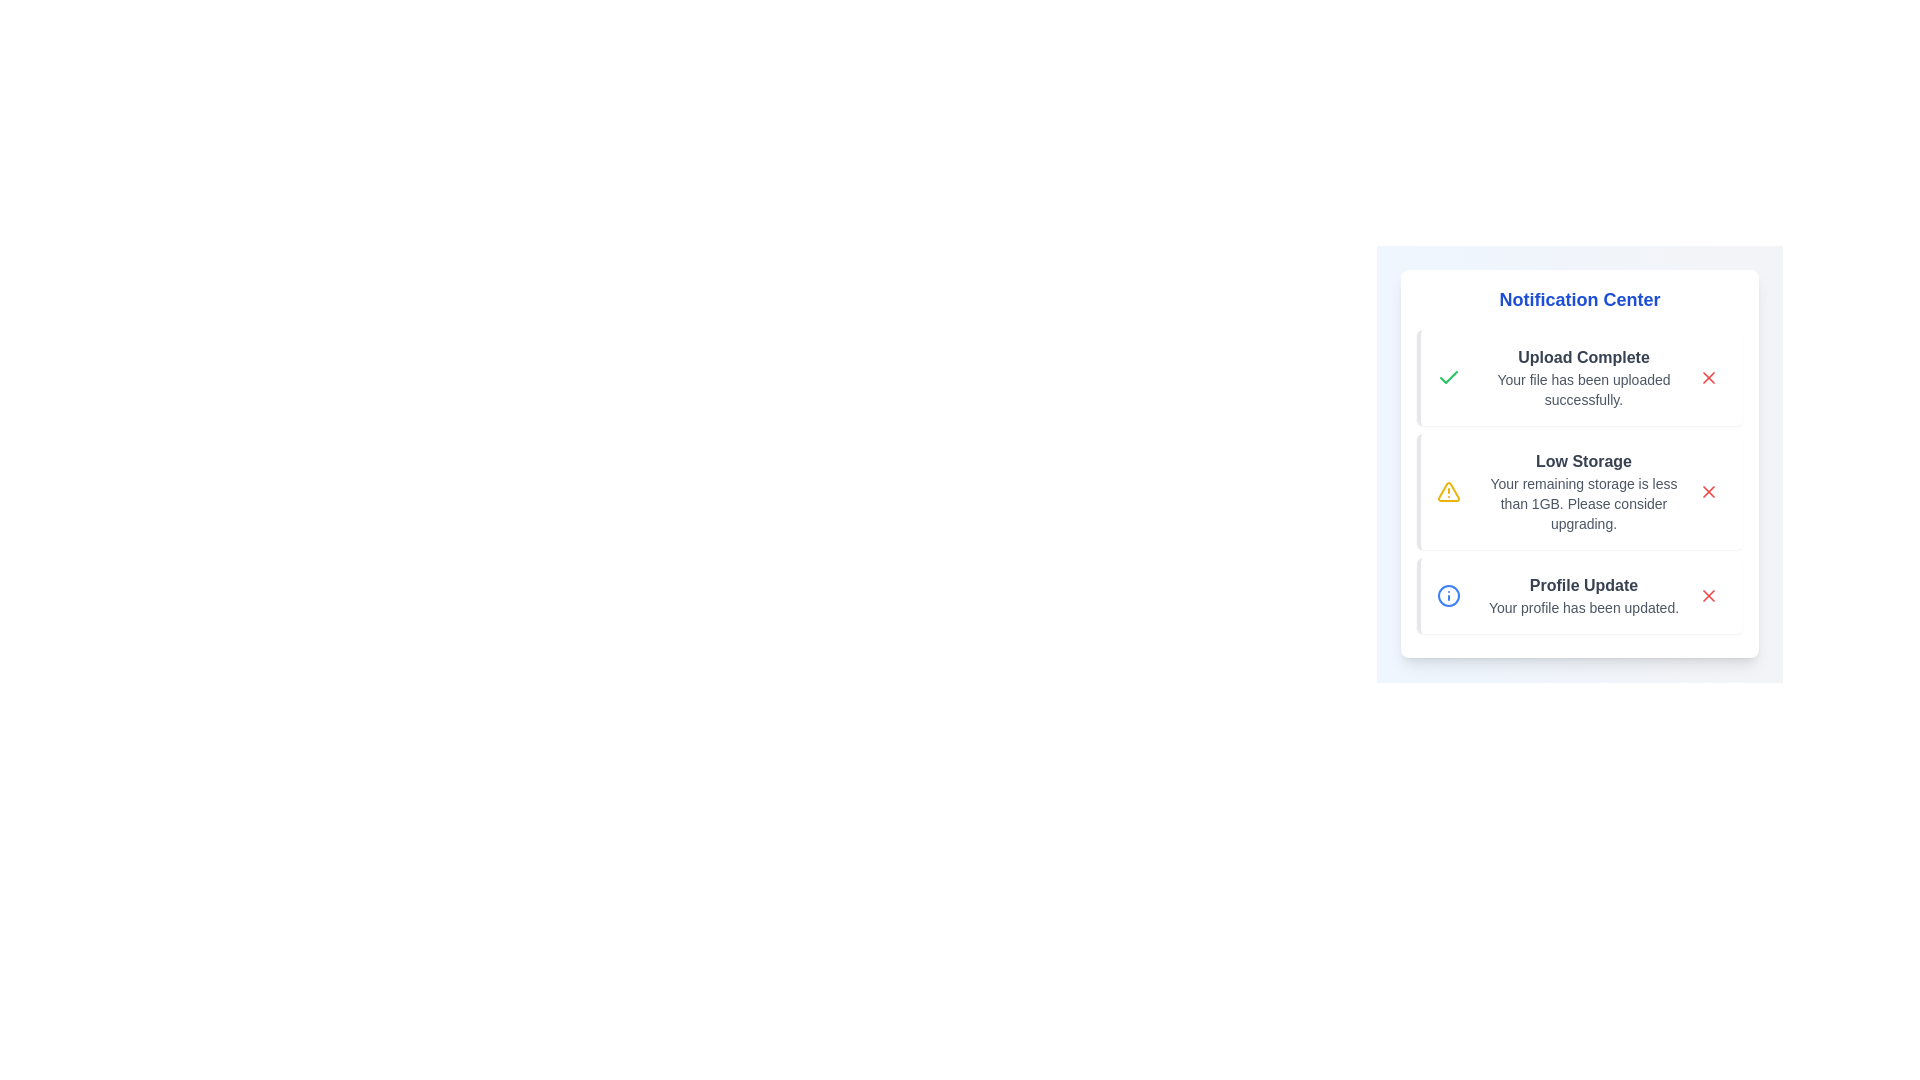  What do you see at coordinates (1583, 585) in the screenshot?
I see `the text label that says 'Profile Update', which is located at the top-left corner of the notification card within the vertical list of notifications` at bounding box center [1583, 585].